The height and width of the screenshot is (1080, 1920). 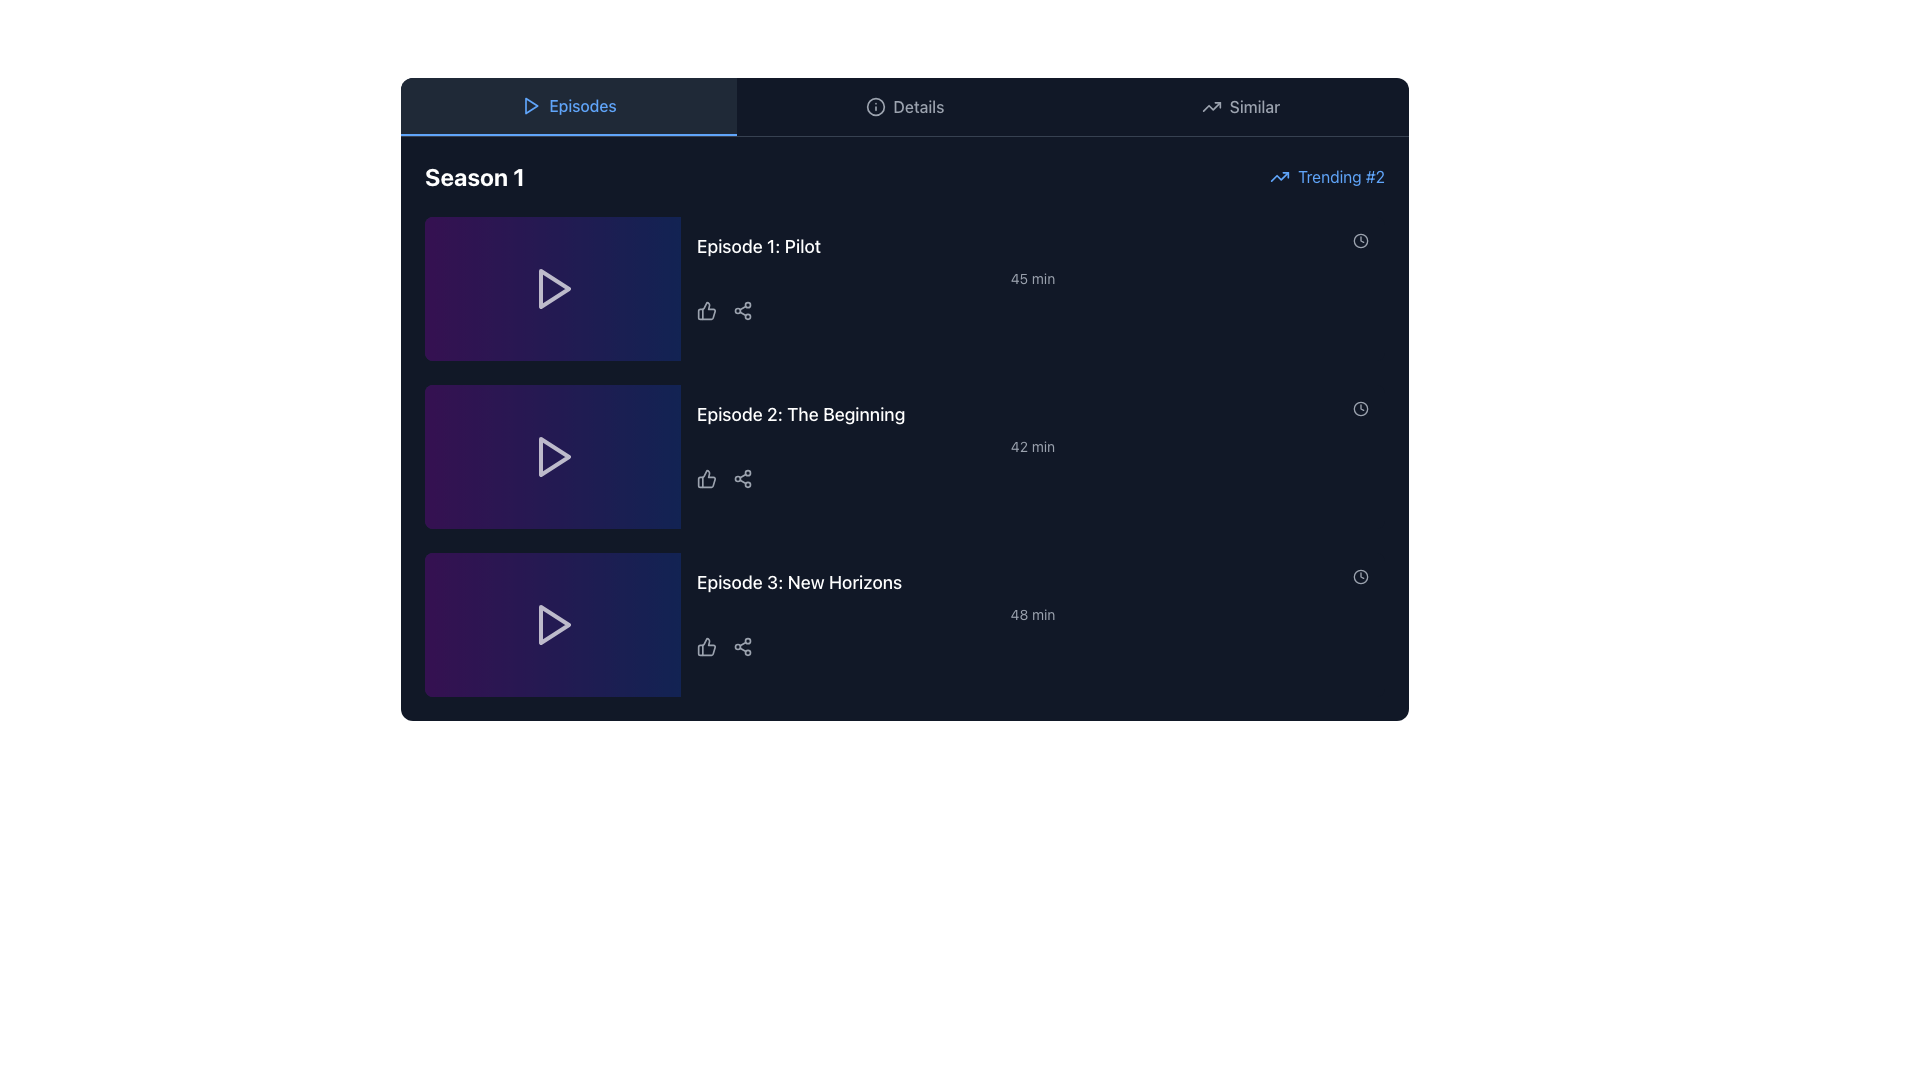 What do you see at coordinates (742, 311) in the screenshot?
I see `the Share Button icon located below the episode title and adjacent to the like icon` at bounding box center [742, 311].